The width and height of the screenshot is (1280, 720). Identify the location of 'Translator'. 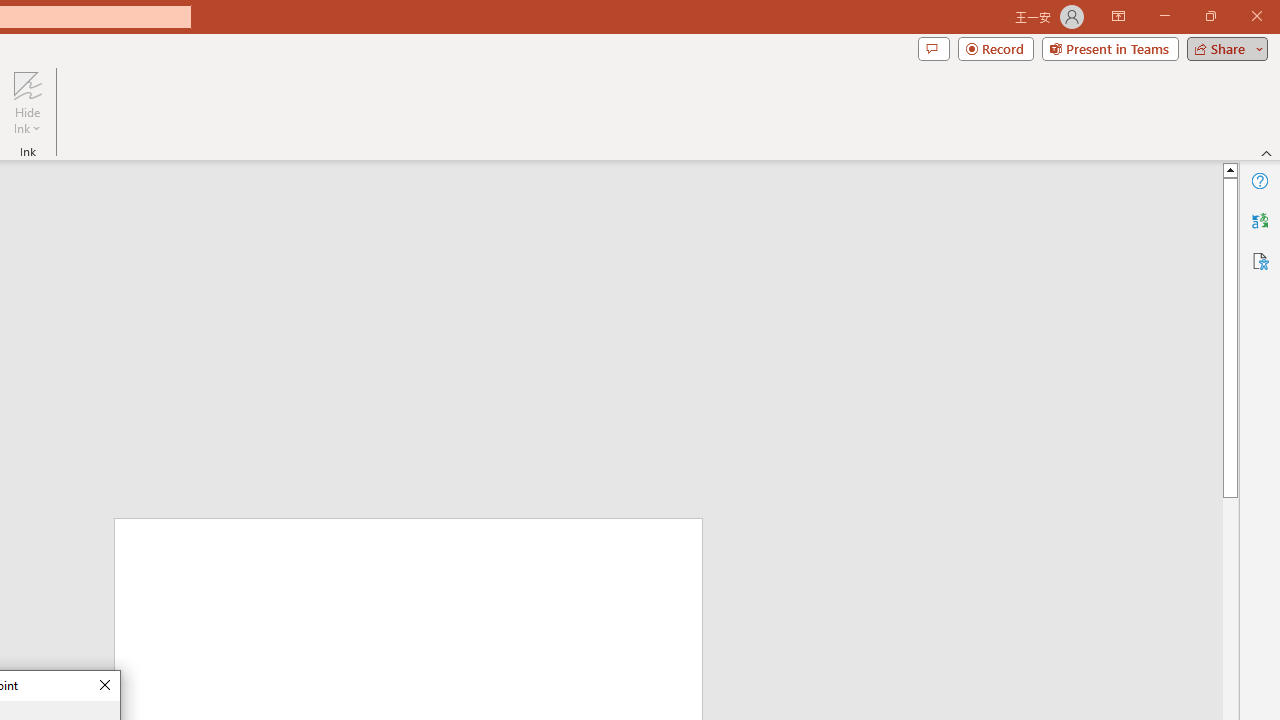
(1259, 221).